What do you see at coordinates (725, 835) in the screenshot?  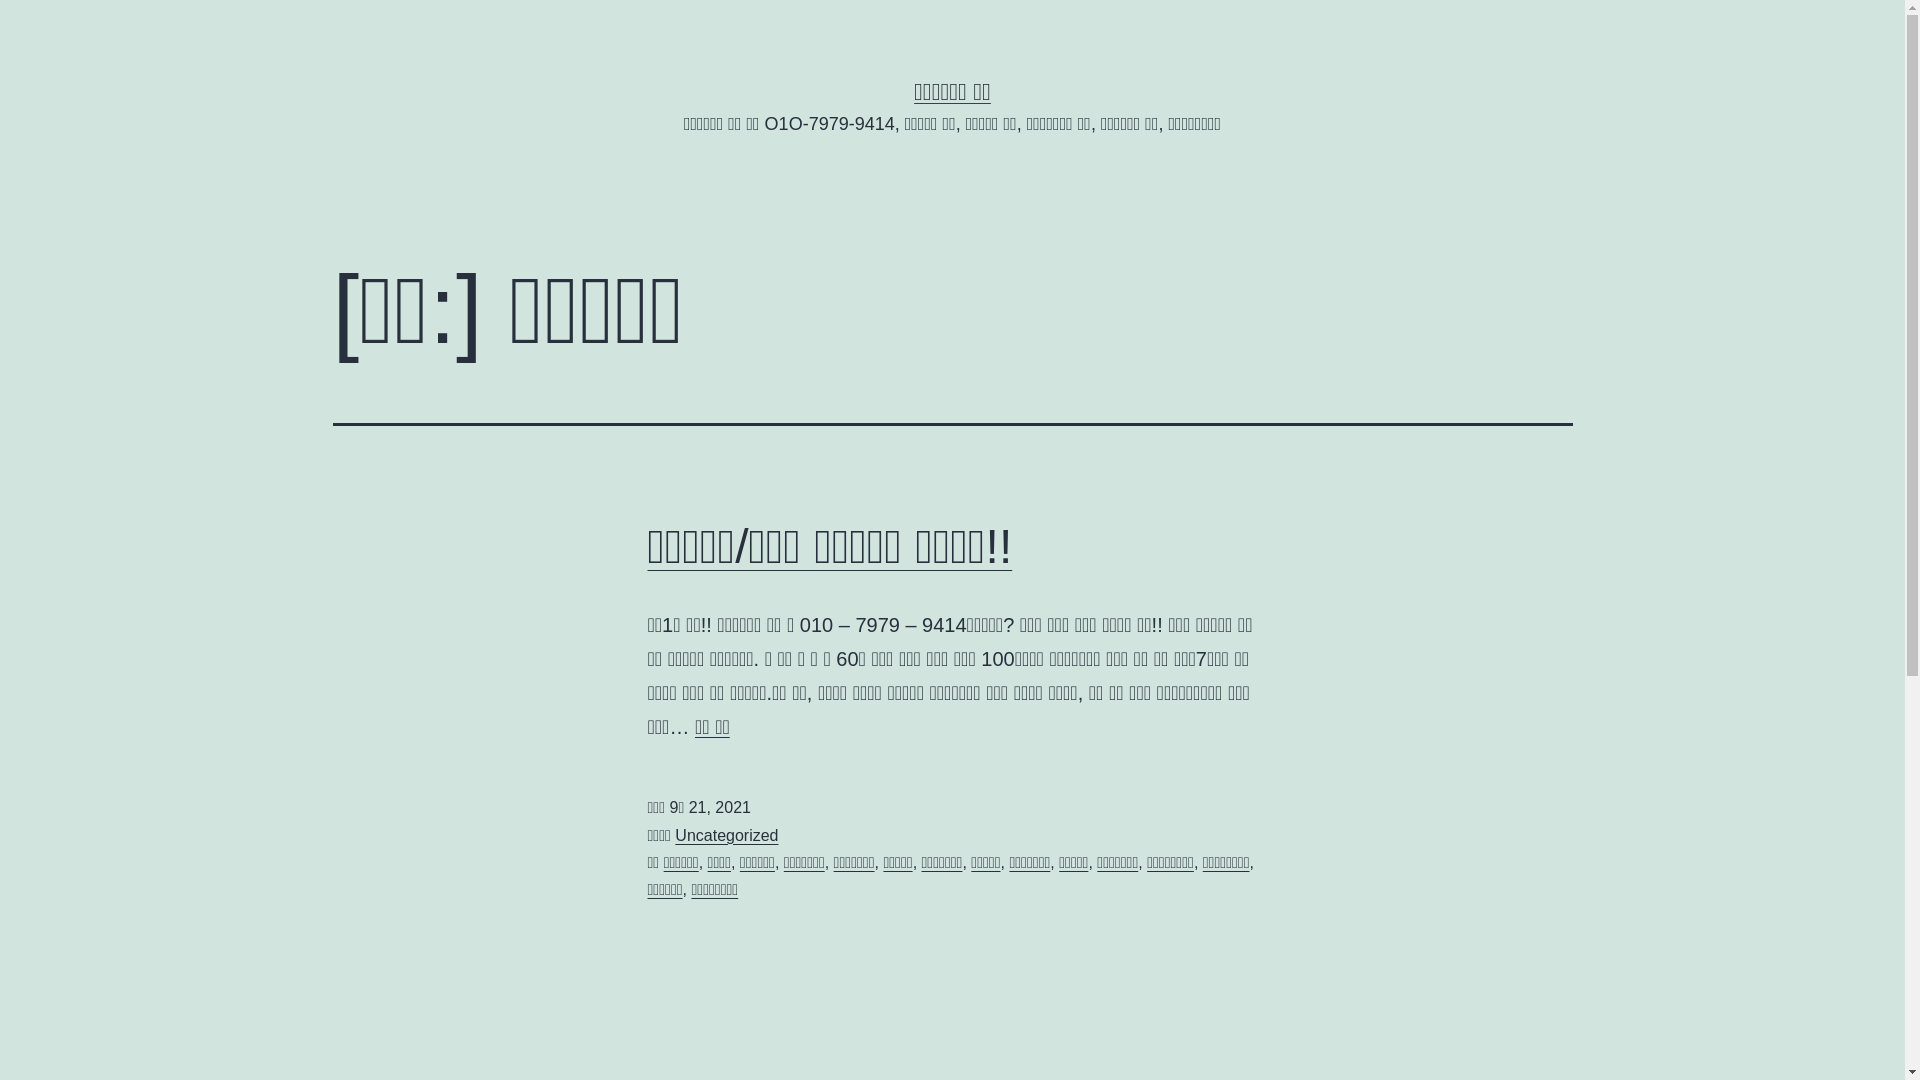 I see `'Uncategorized'` at bounding box center [725, 835].